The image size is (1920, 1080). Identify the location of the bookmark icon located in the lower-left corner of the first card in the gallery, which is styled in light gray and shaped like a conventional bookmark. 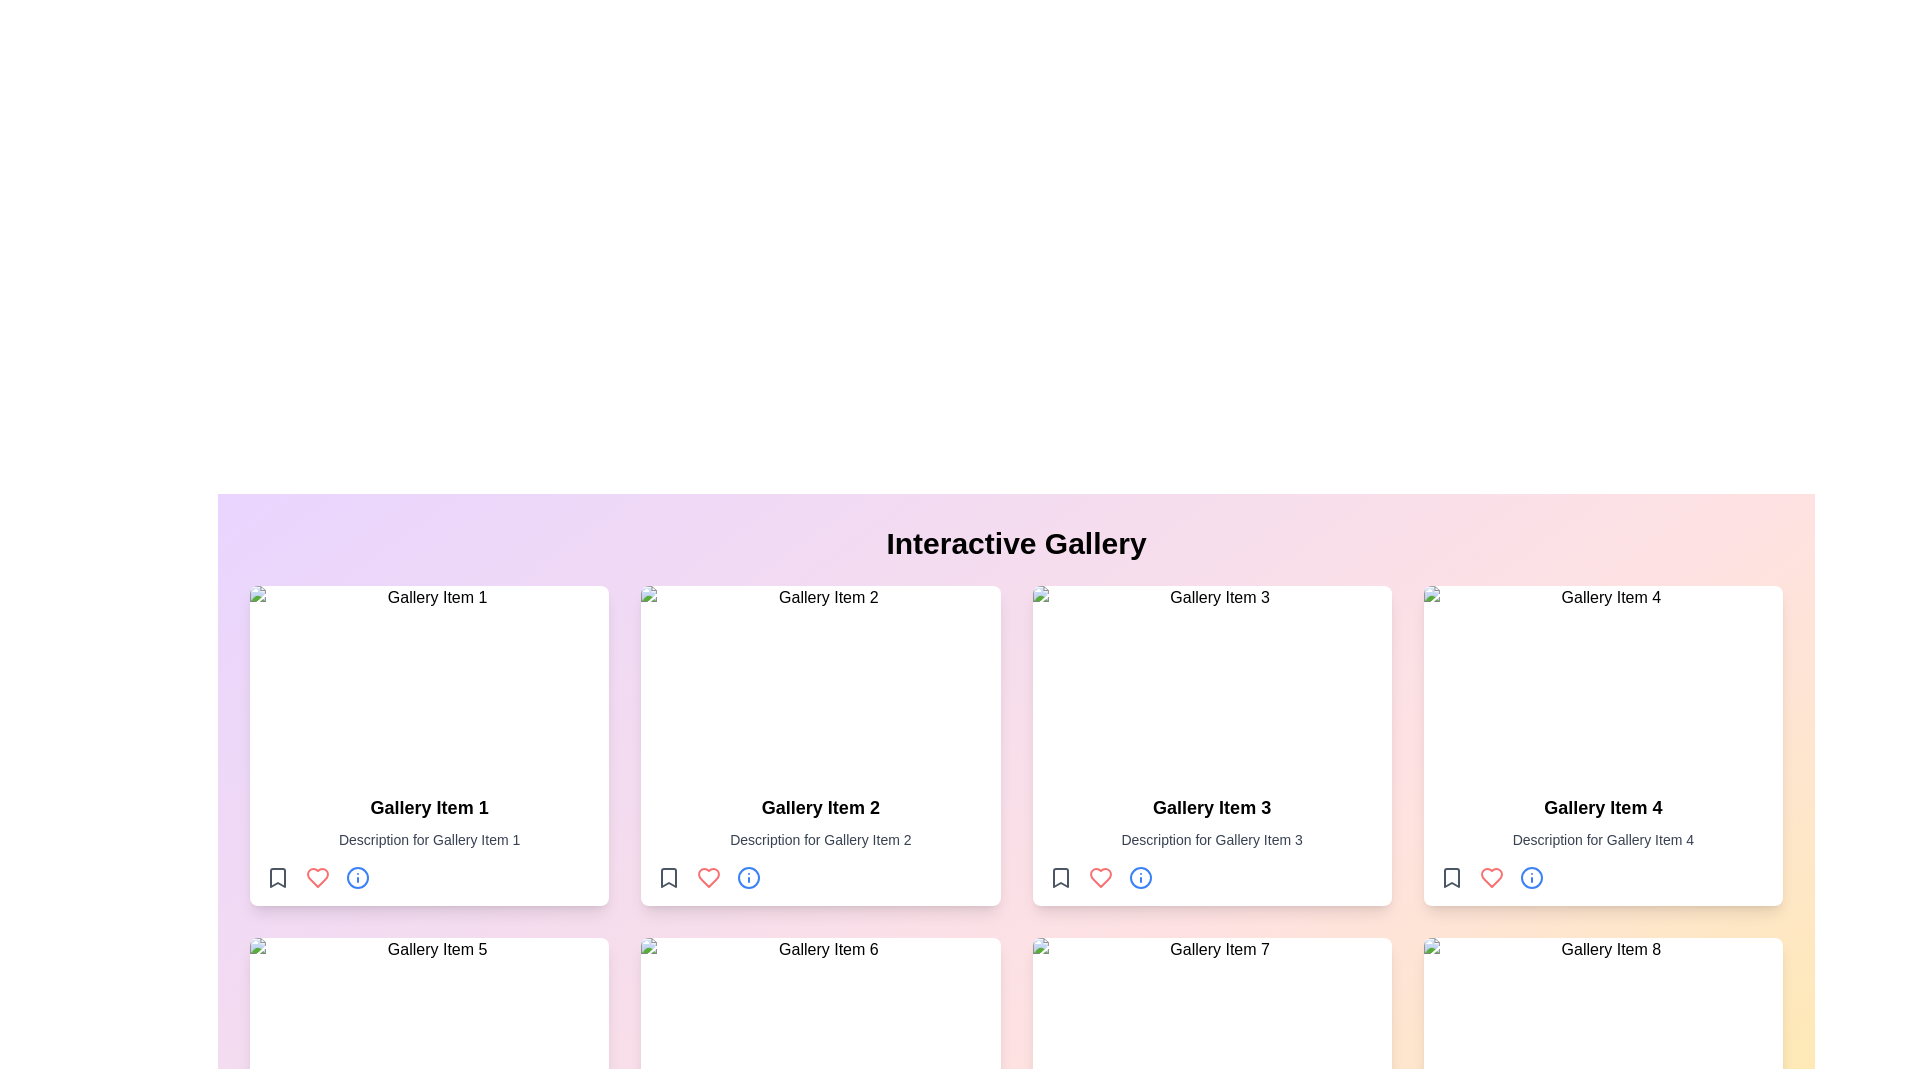
(277, 877).